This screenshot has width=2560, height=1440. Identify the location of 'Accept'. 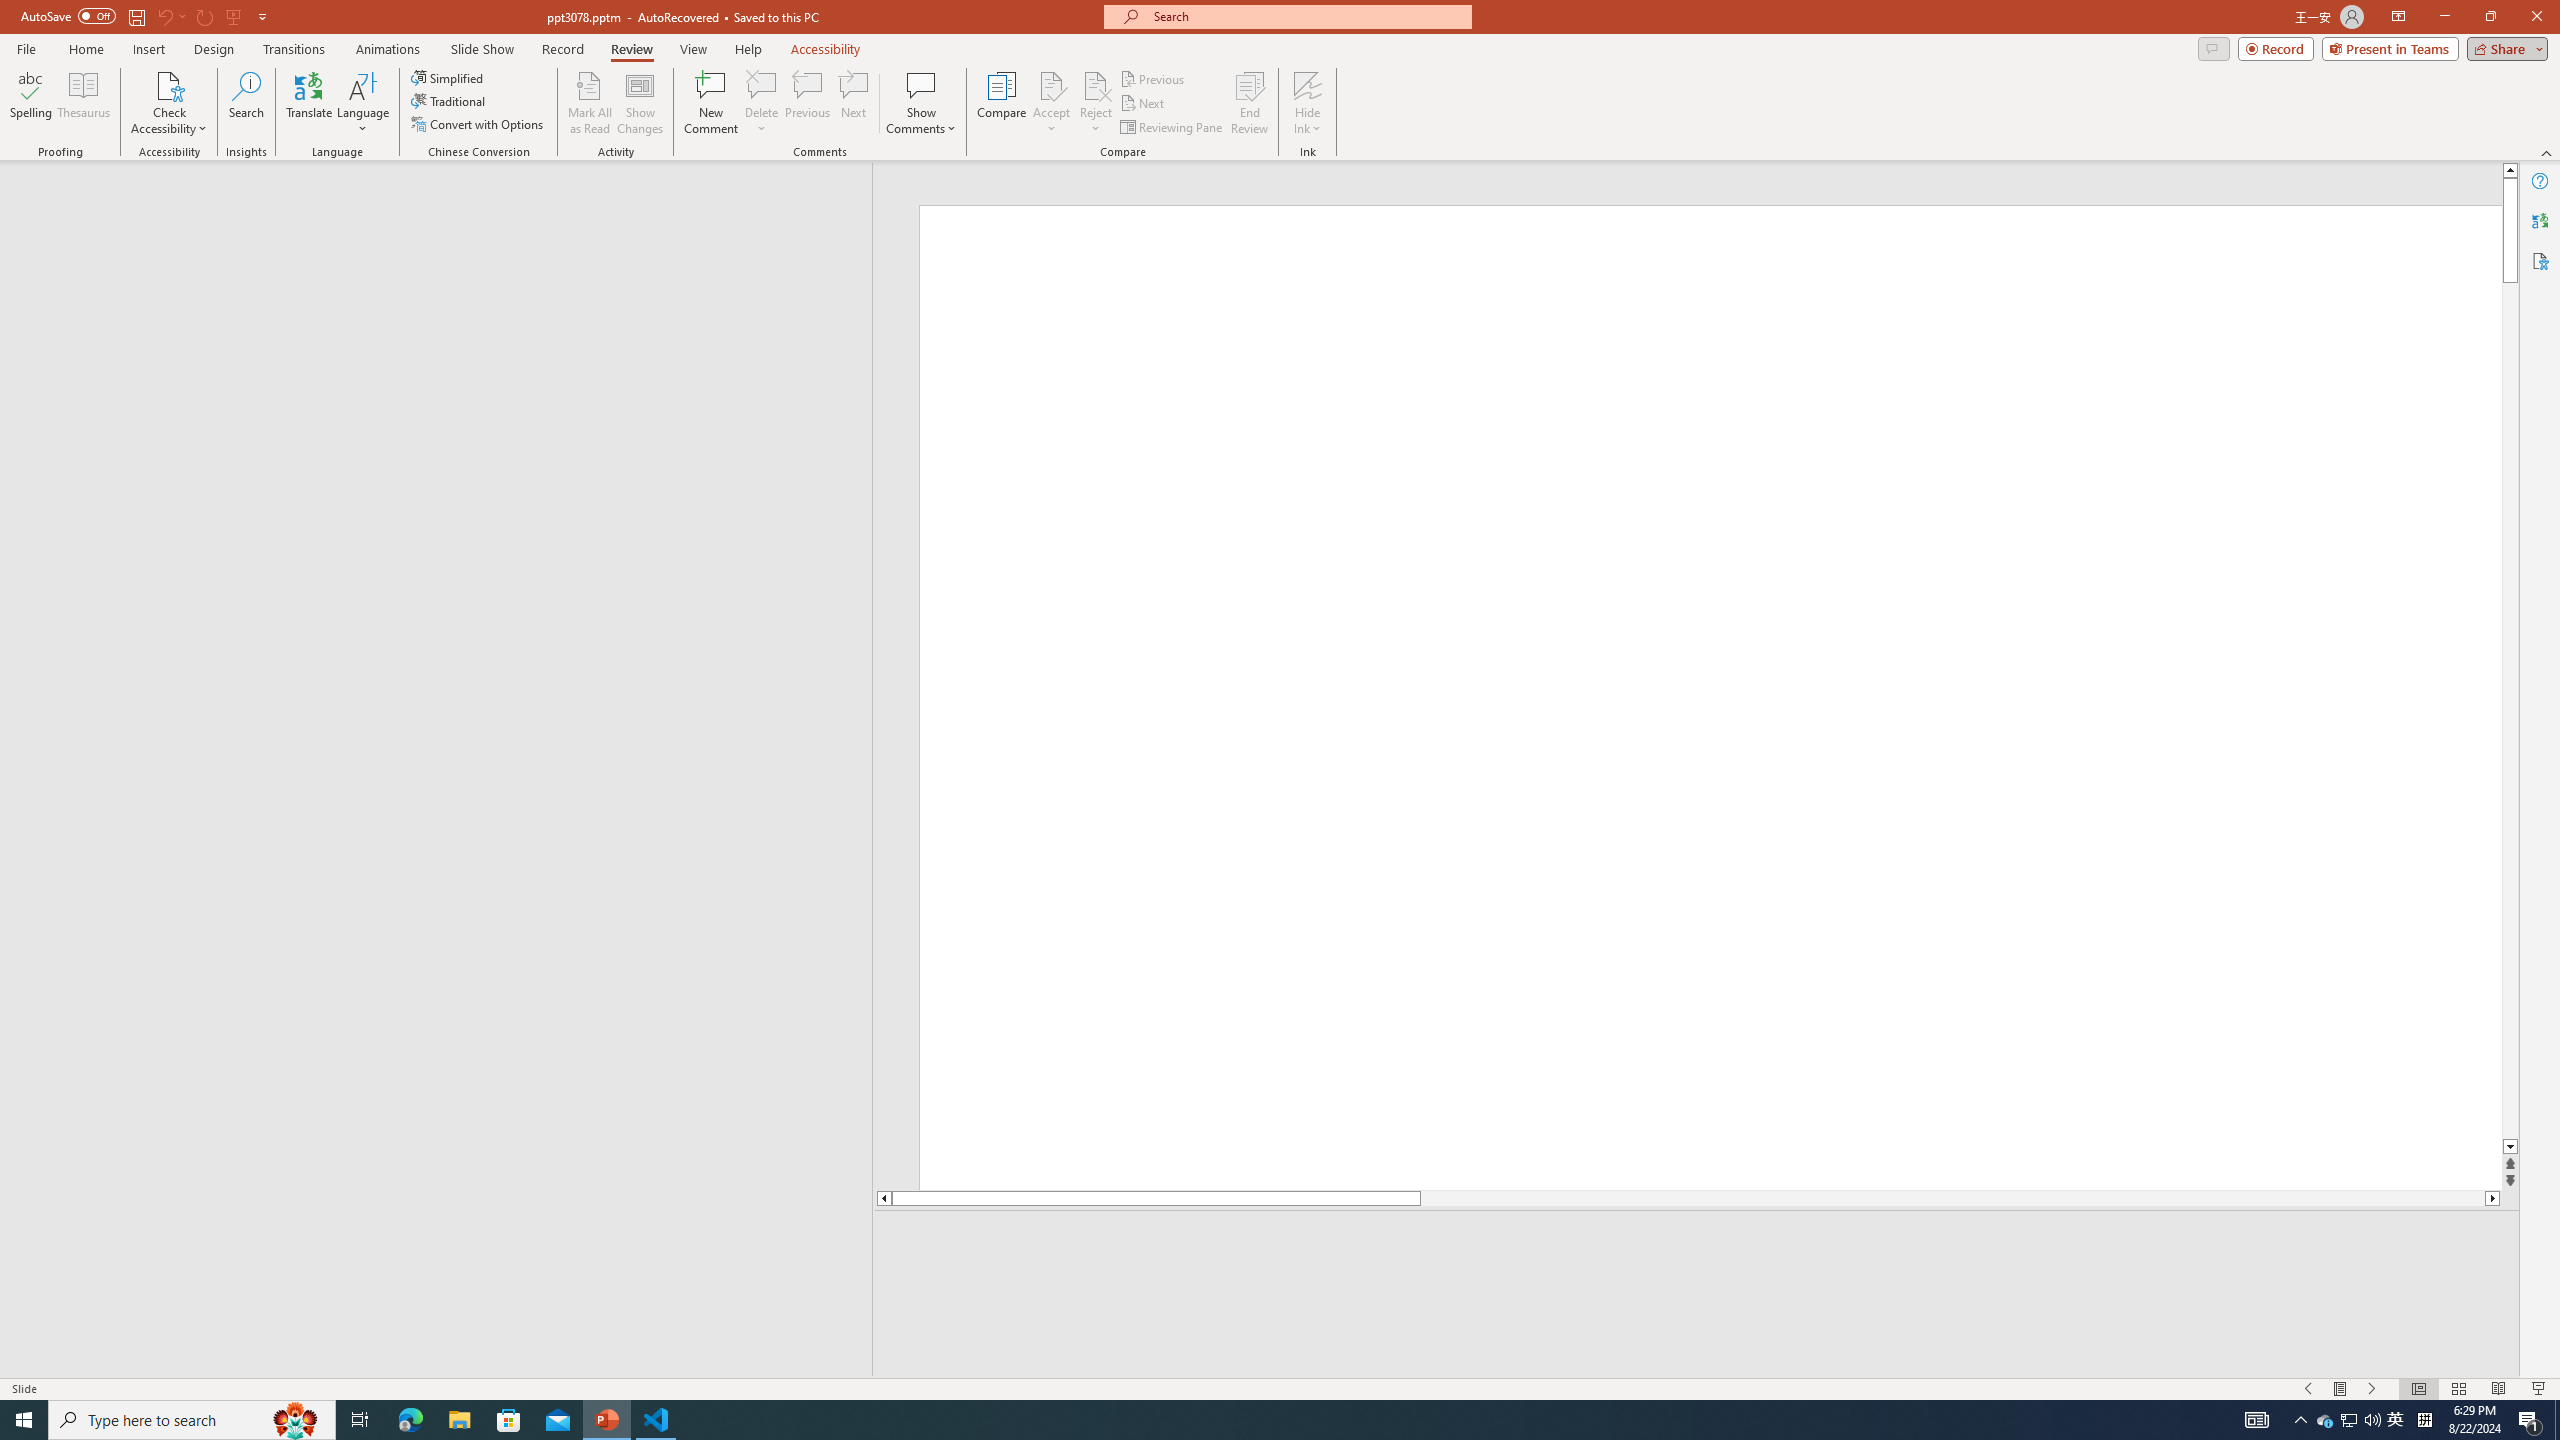
(1051, 103).